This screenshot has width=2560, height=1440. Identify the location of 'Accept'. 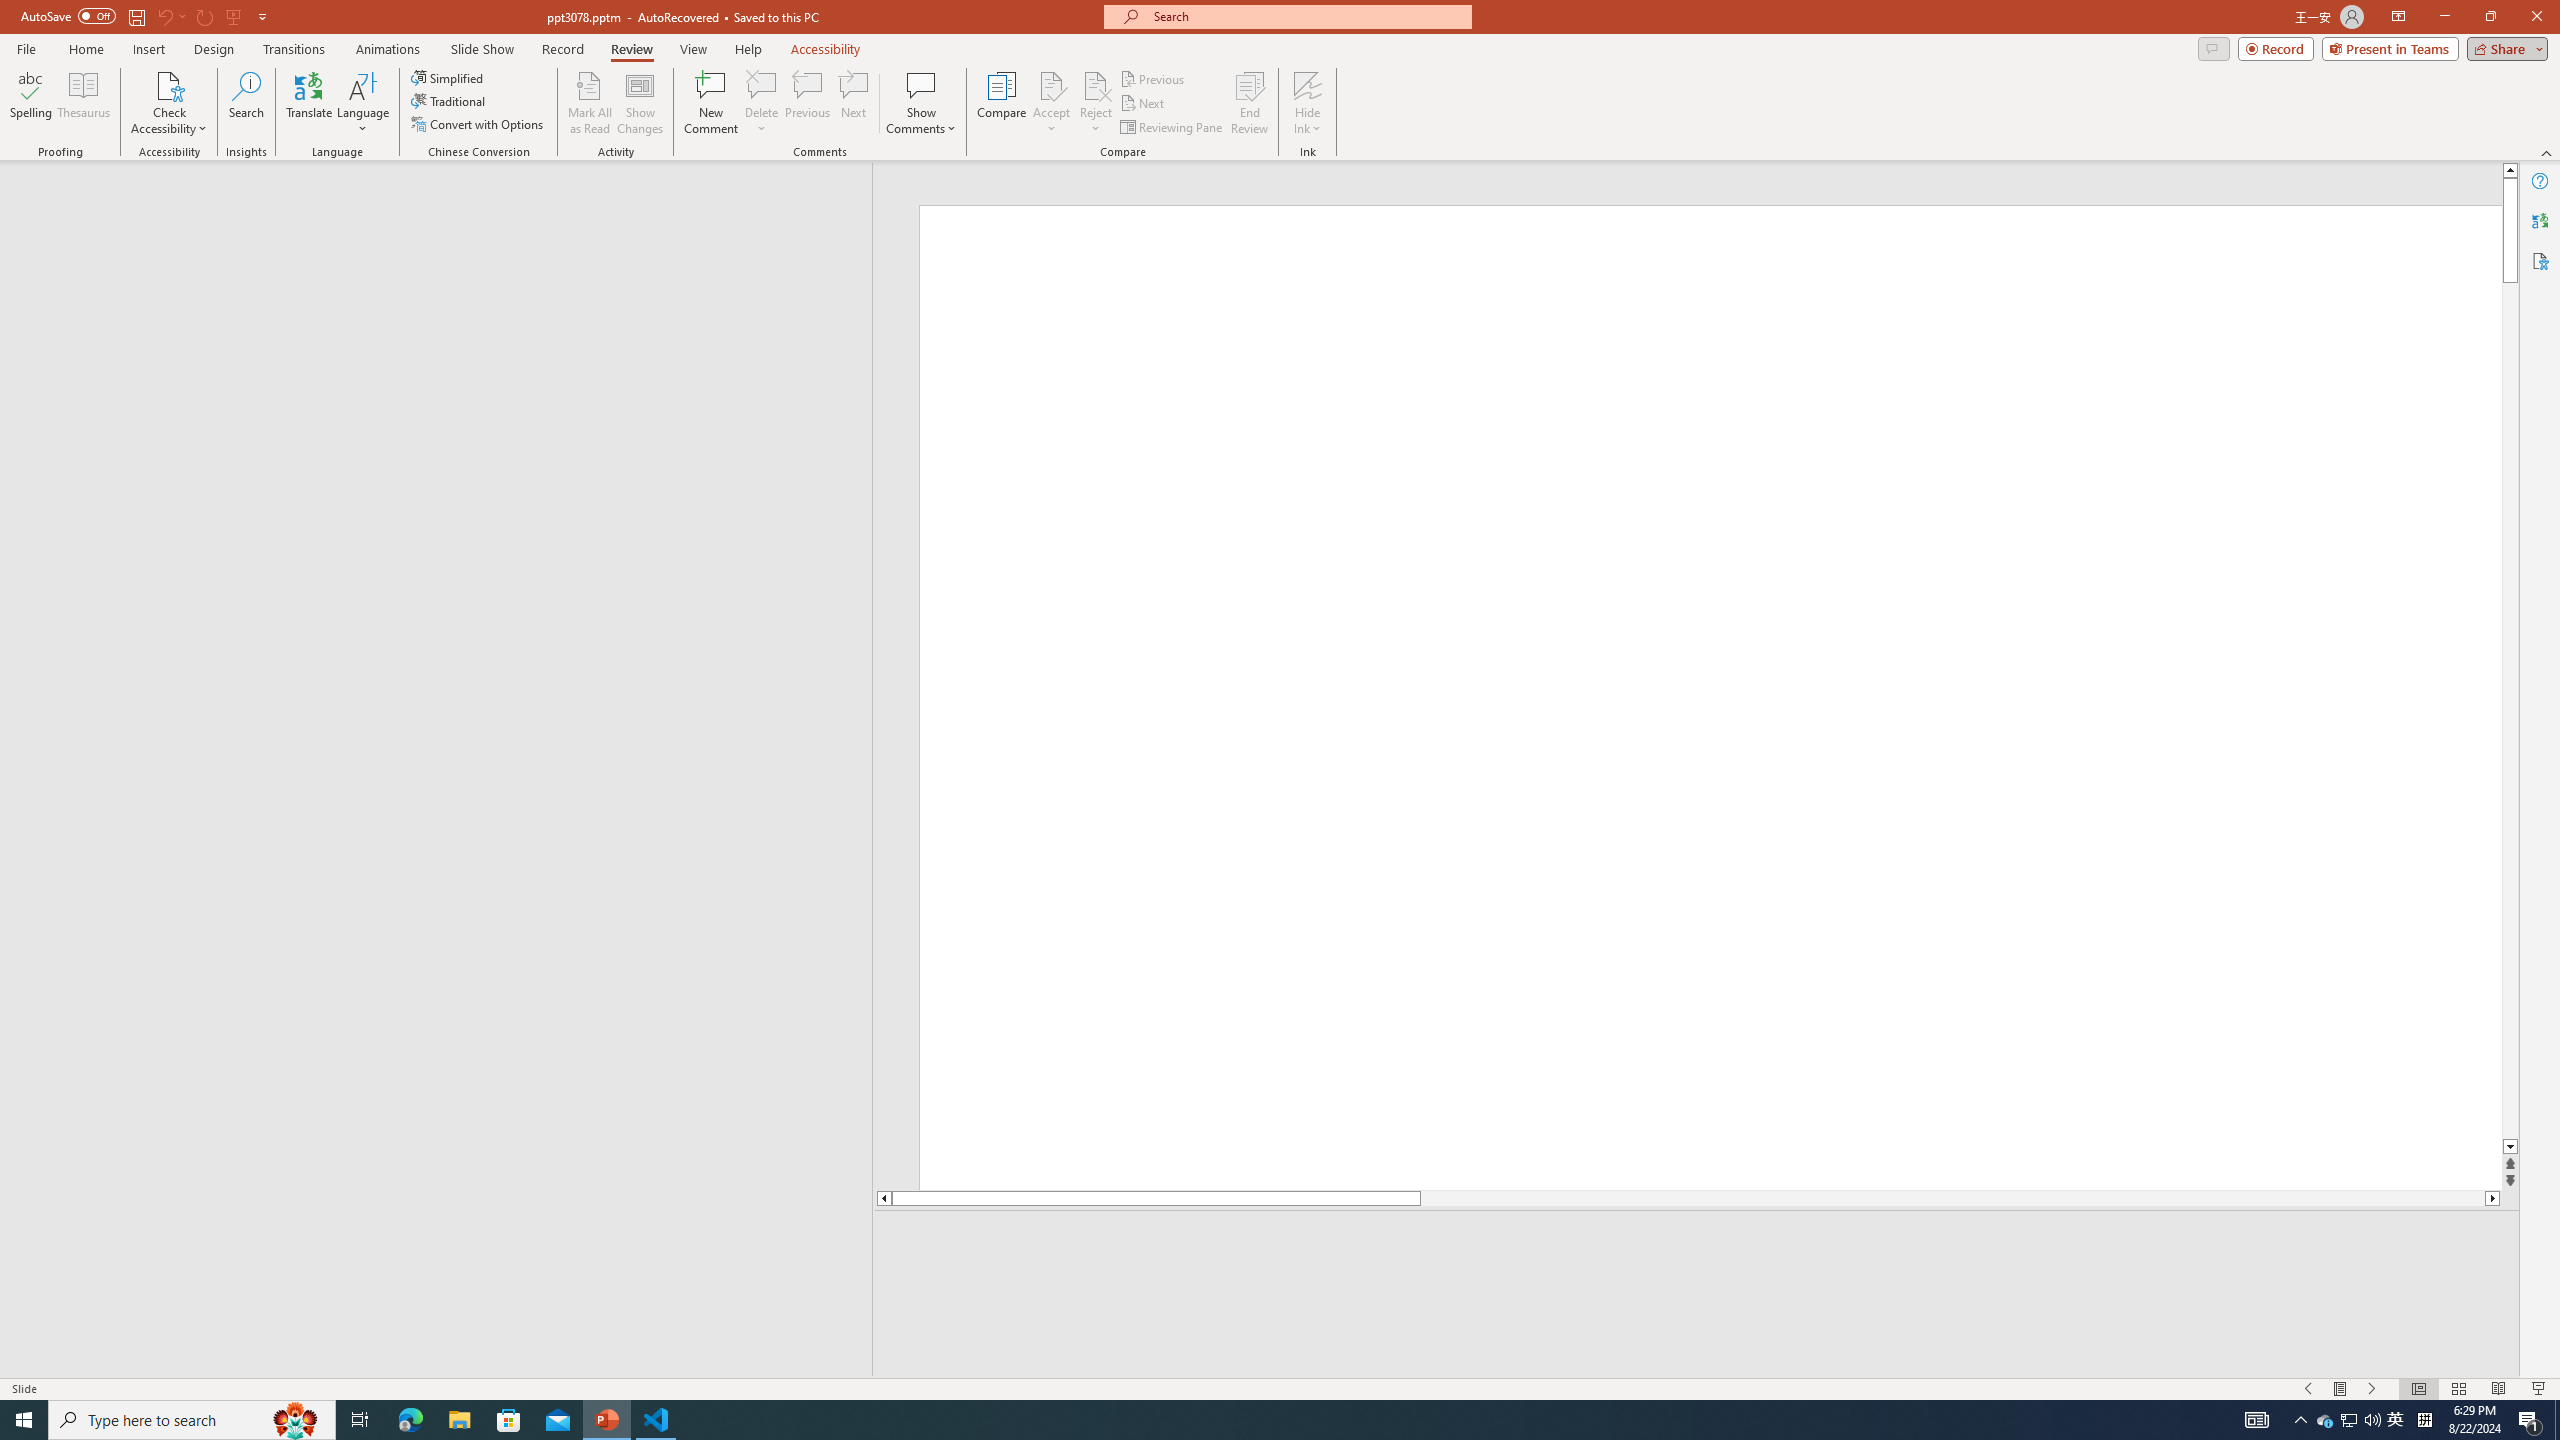
(1051, 103).